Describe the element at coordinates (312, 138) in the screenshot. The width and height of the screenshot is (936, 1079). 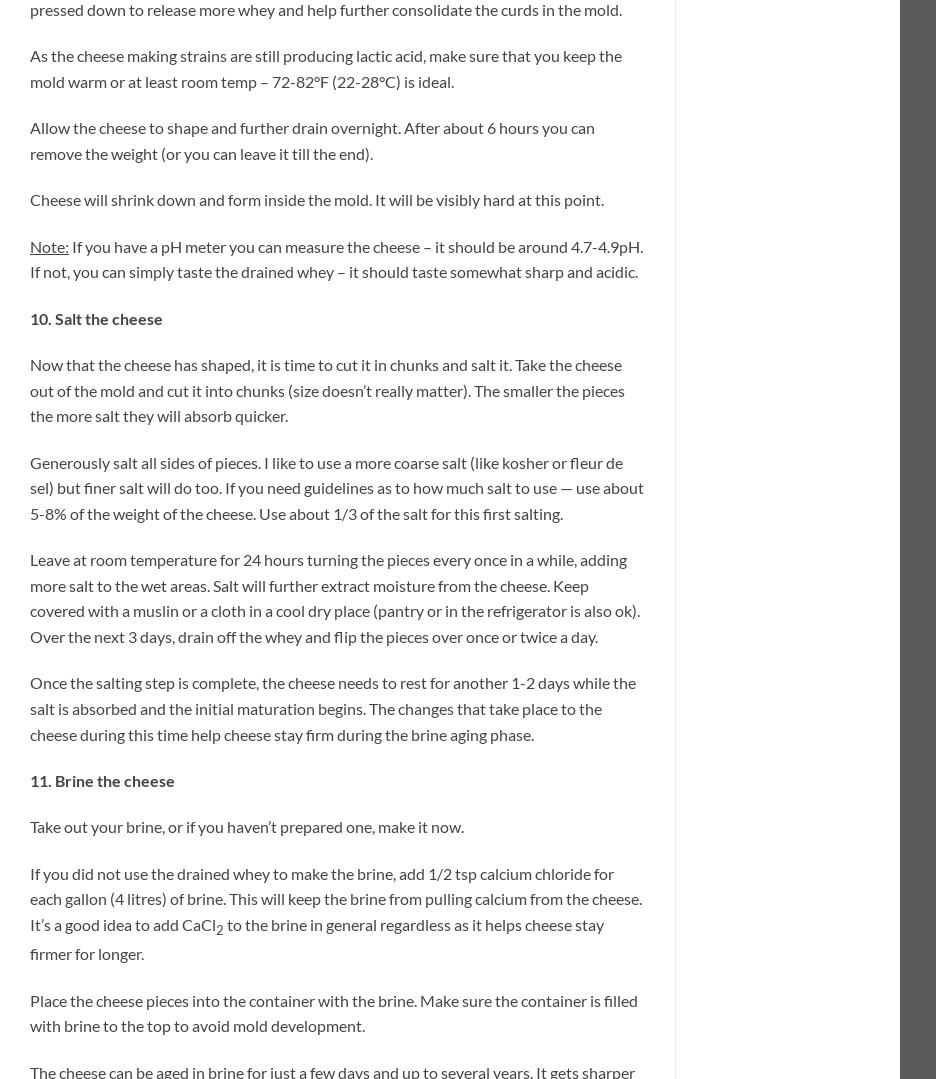
I see `'Allow the cheese to shape and further drain overnight. After about 6 hours you can remove the weight (or you can leave it till the end).'` at that location.